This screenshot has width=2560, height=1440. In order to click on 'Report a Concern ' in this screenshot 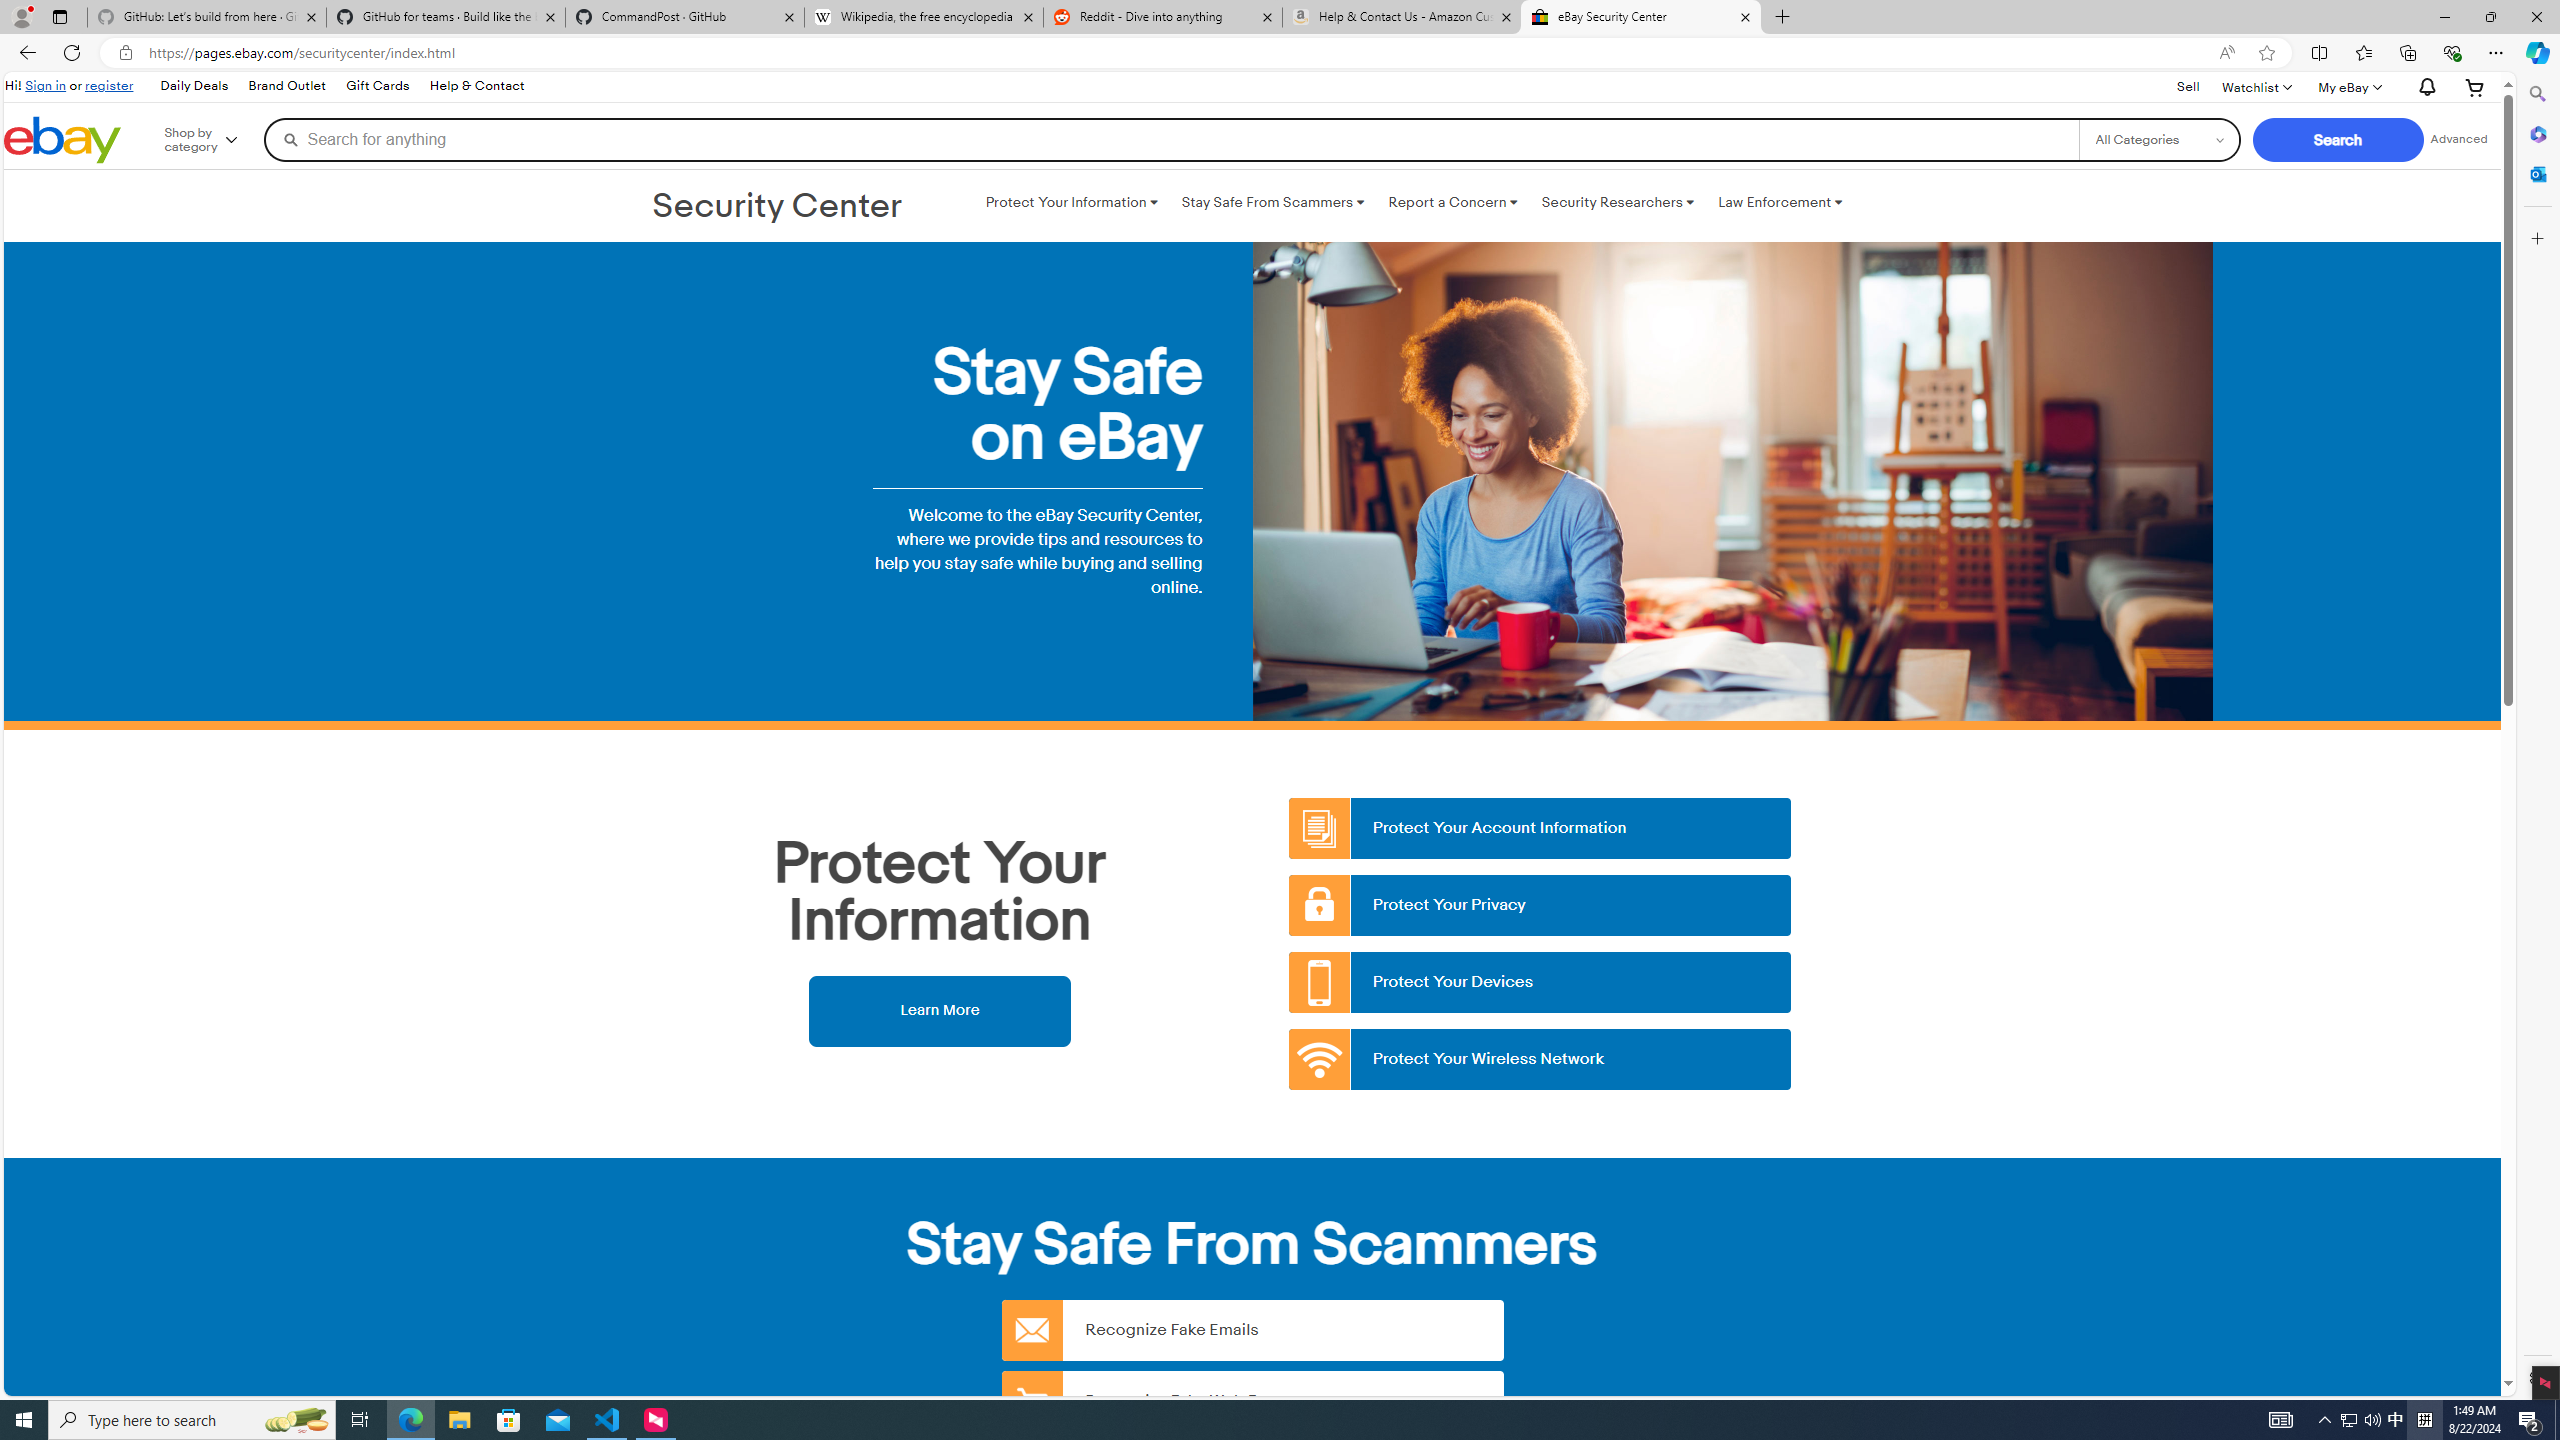, I will do `click(1451, 202)`.